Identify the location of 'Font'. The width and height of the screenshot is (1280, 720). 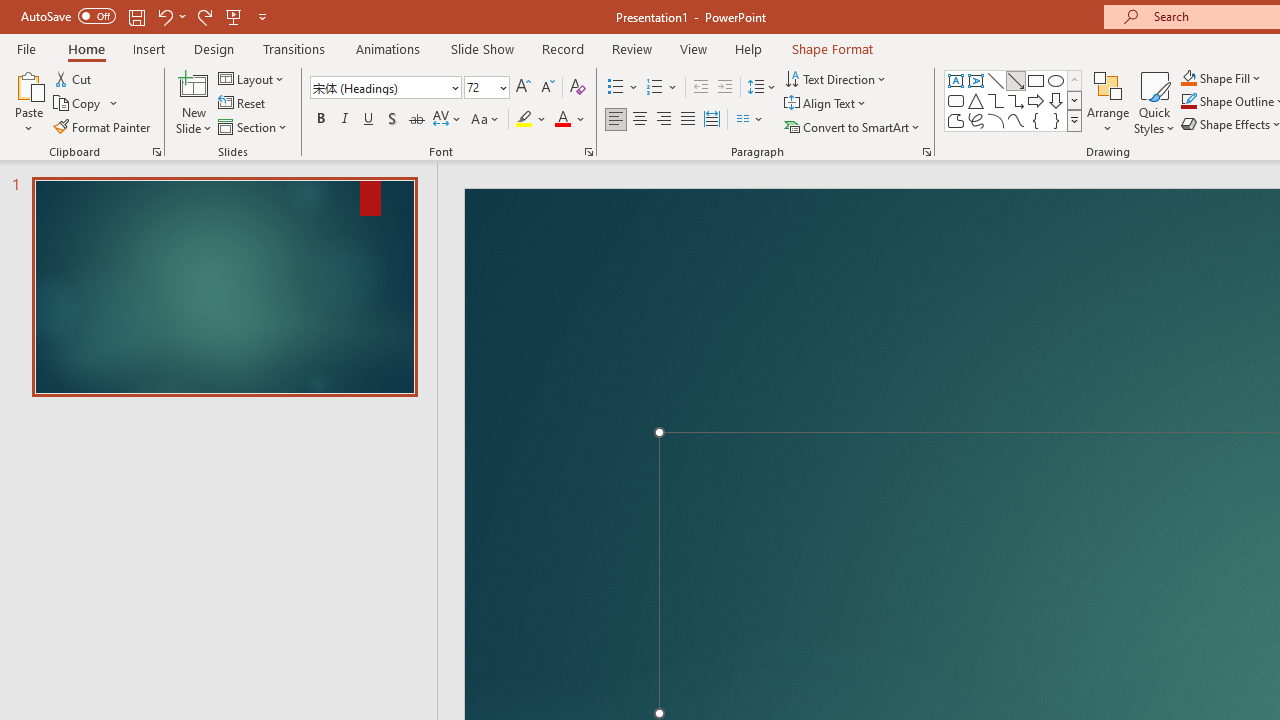
(379, 86).